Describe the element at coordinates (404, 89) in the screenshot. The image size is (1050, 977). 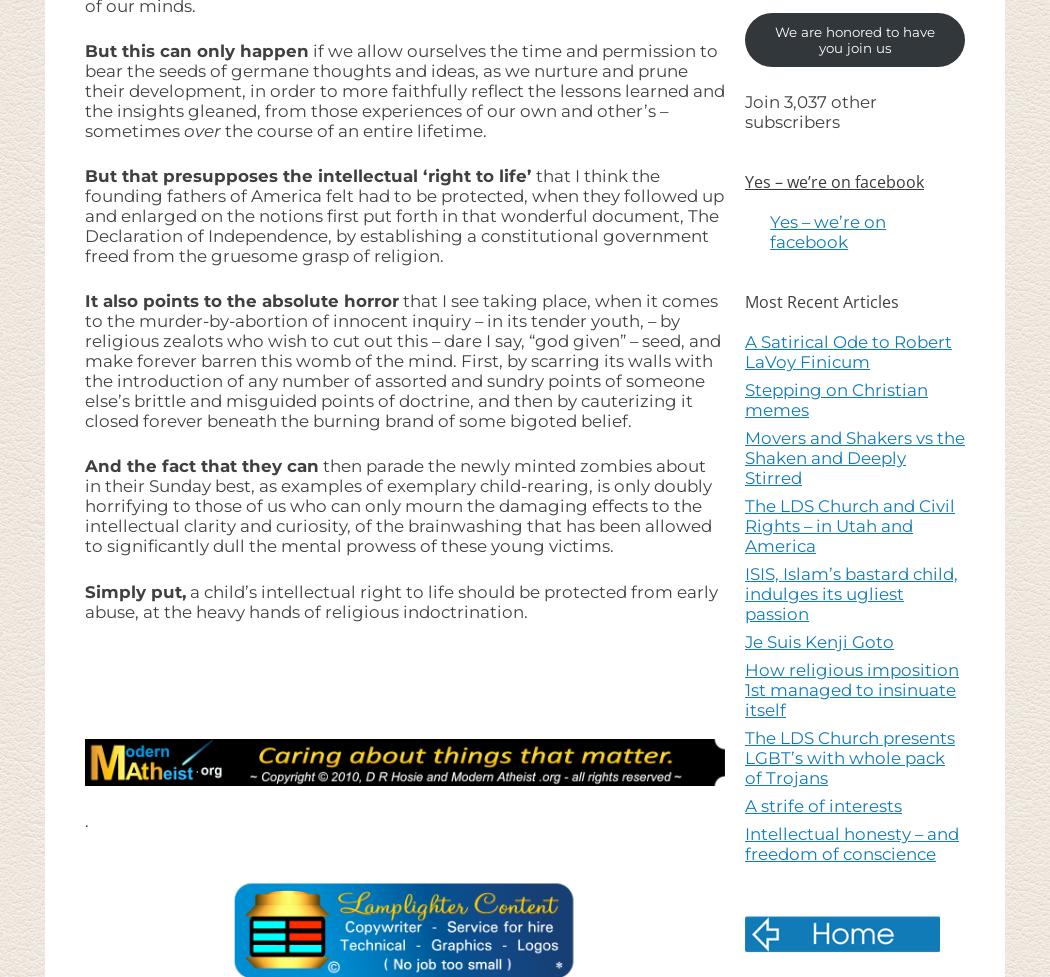
I see `'if we allow ourselves the time and permission to bear the seeds of germane thoughts and ideas, as we nurture and prune their development, in order to more faithfully reflect the lessons learned and the insights gleaned, from those experiences of our own and other’s – sometimes'` at that location.